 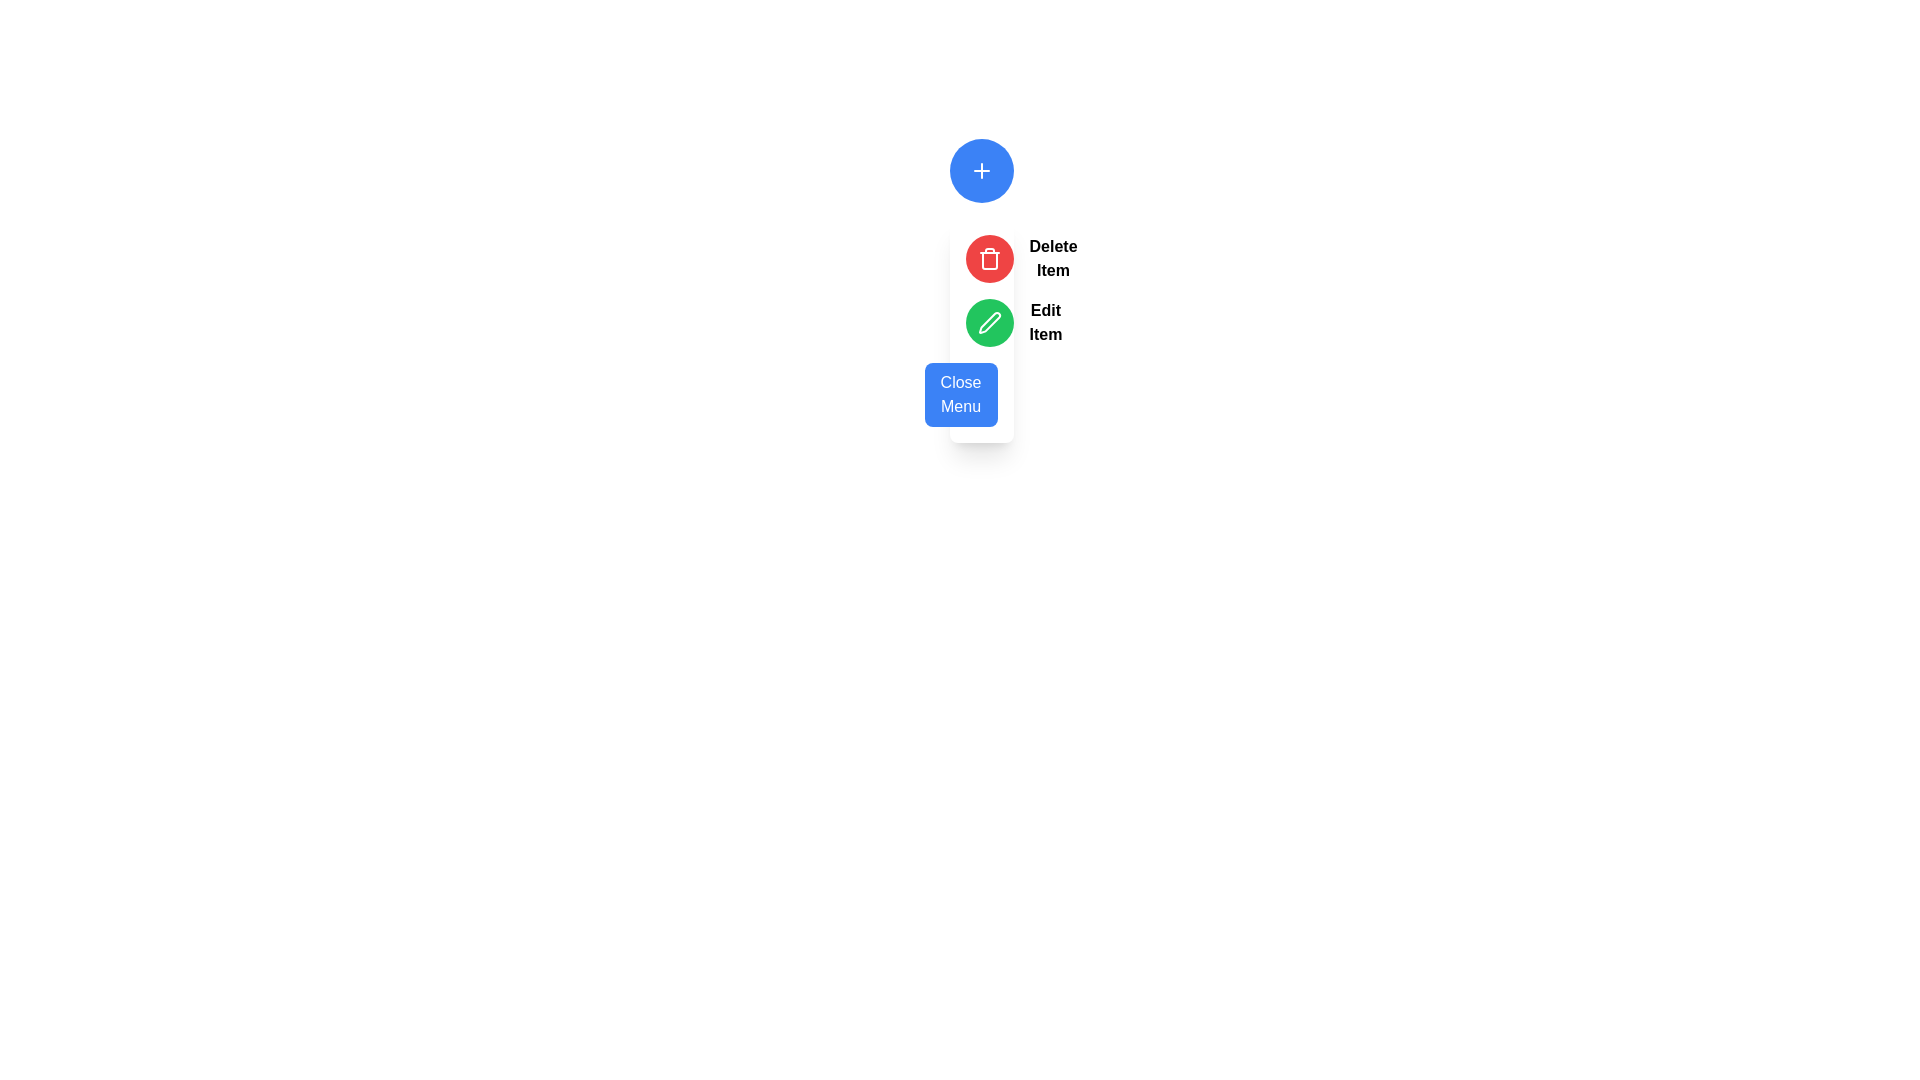 What do you see at coordinates (989, 322) in the screenshot?
I see `the green circular button with a pencil icon to initiate the edit action, which is the second button in a vertical stack, located beneath a red circular button with a trash bin icon` at bounding box center [989, 322].